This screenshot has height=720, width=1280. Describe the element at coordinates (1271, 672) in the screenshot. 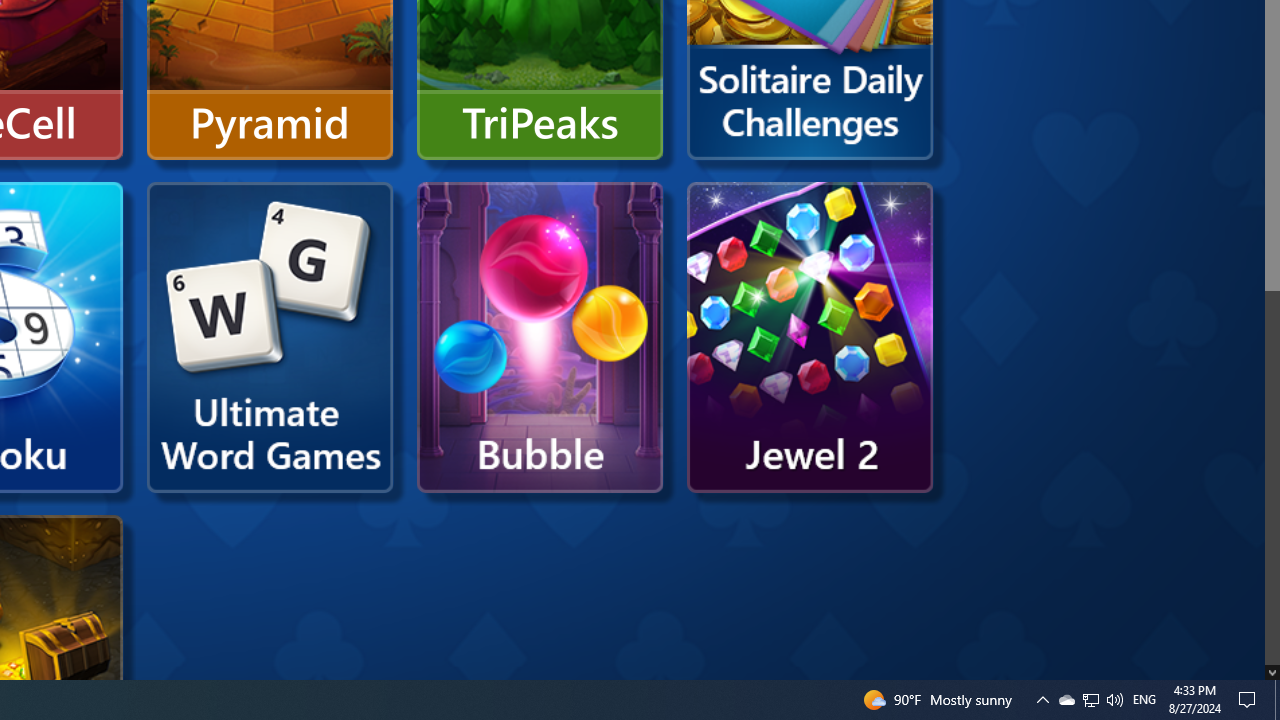

I see `'AutomationID: down_arrow_0'` at that location.